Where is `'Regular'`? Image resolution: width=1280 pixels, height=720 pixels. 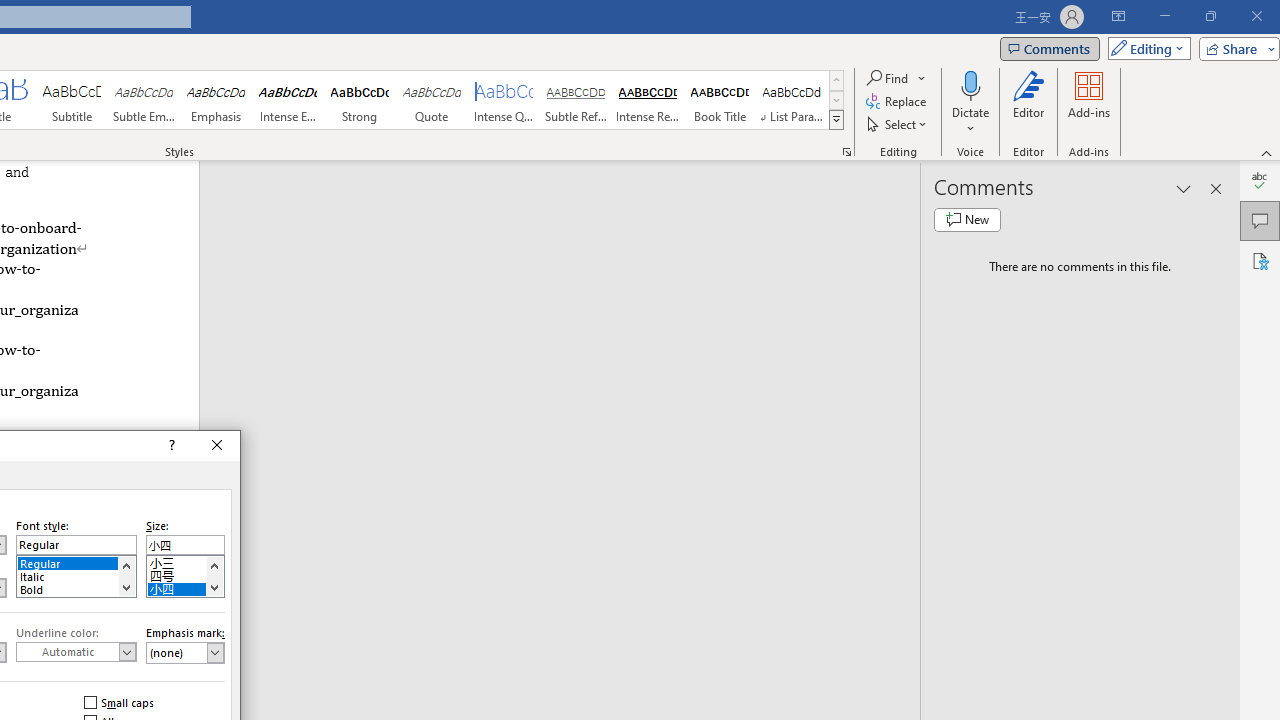 'Regular' is located at coordinates (76, 561).